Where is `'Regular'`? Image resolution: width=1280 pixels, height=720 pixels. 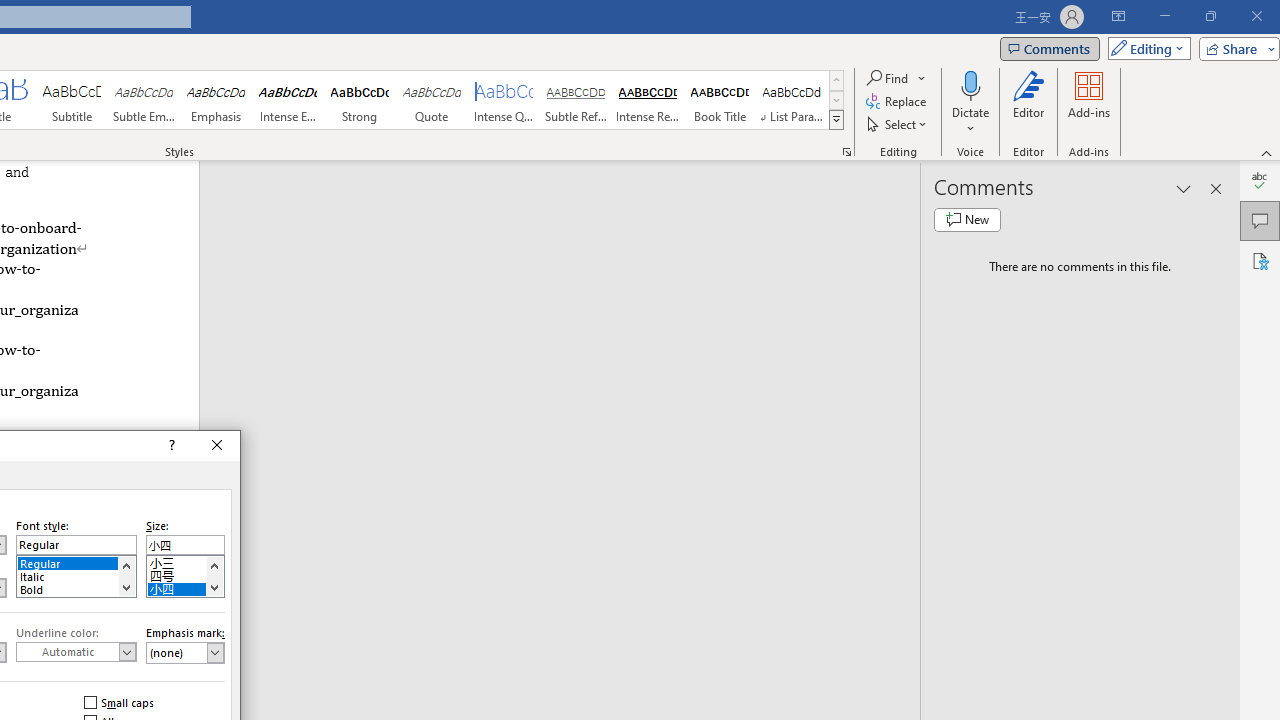 'Regular' is located at coordinates (76, 561).